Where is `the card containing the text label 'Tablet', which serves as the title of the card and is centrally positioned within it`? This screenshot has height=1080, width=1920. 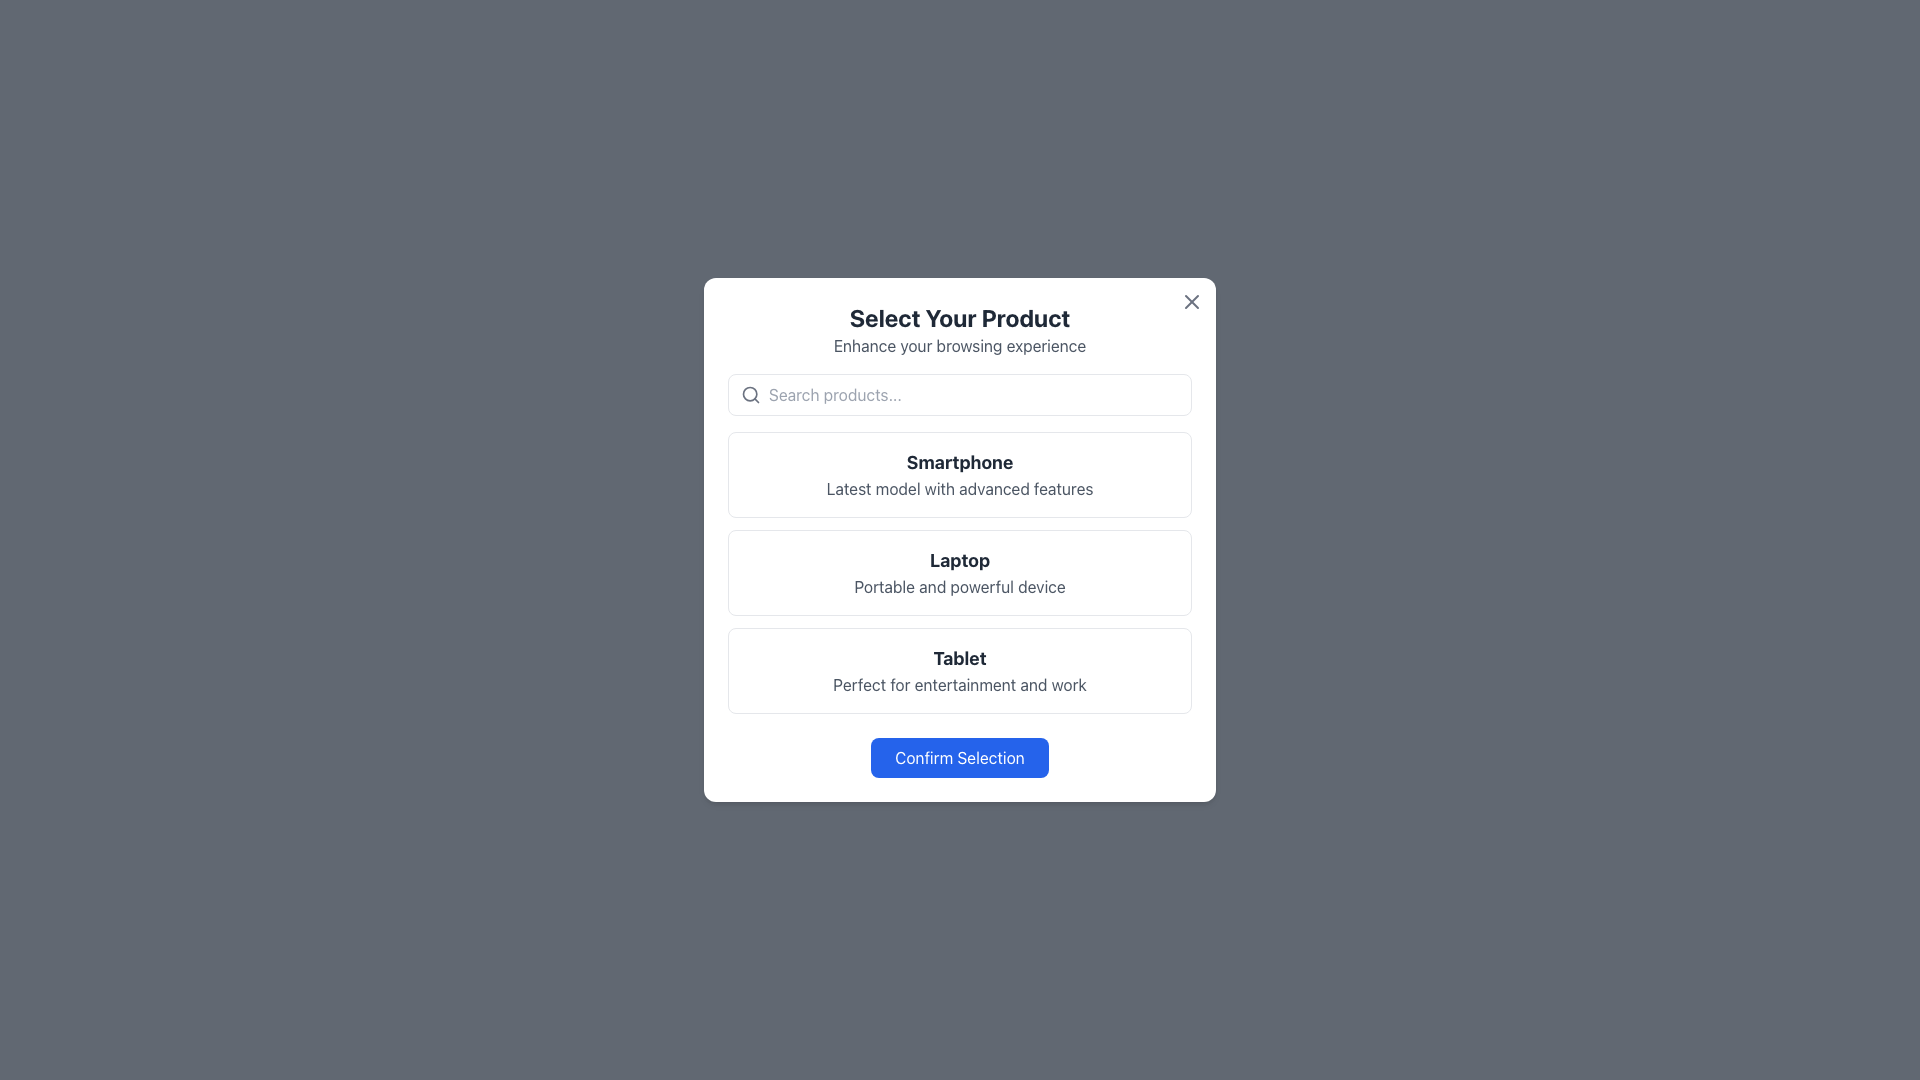 the card containing the text label 'Tablet', which serves as the title of the card and is centrally positioned within it is located at coordinates (960, 659).